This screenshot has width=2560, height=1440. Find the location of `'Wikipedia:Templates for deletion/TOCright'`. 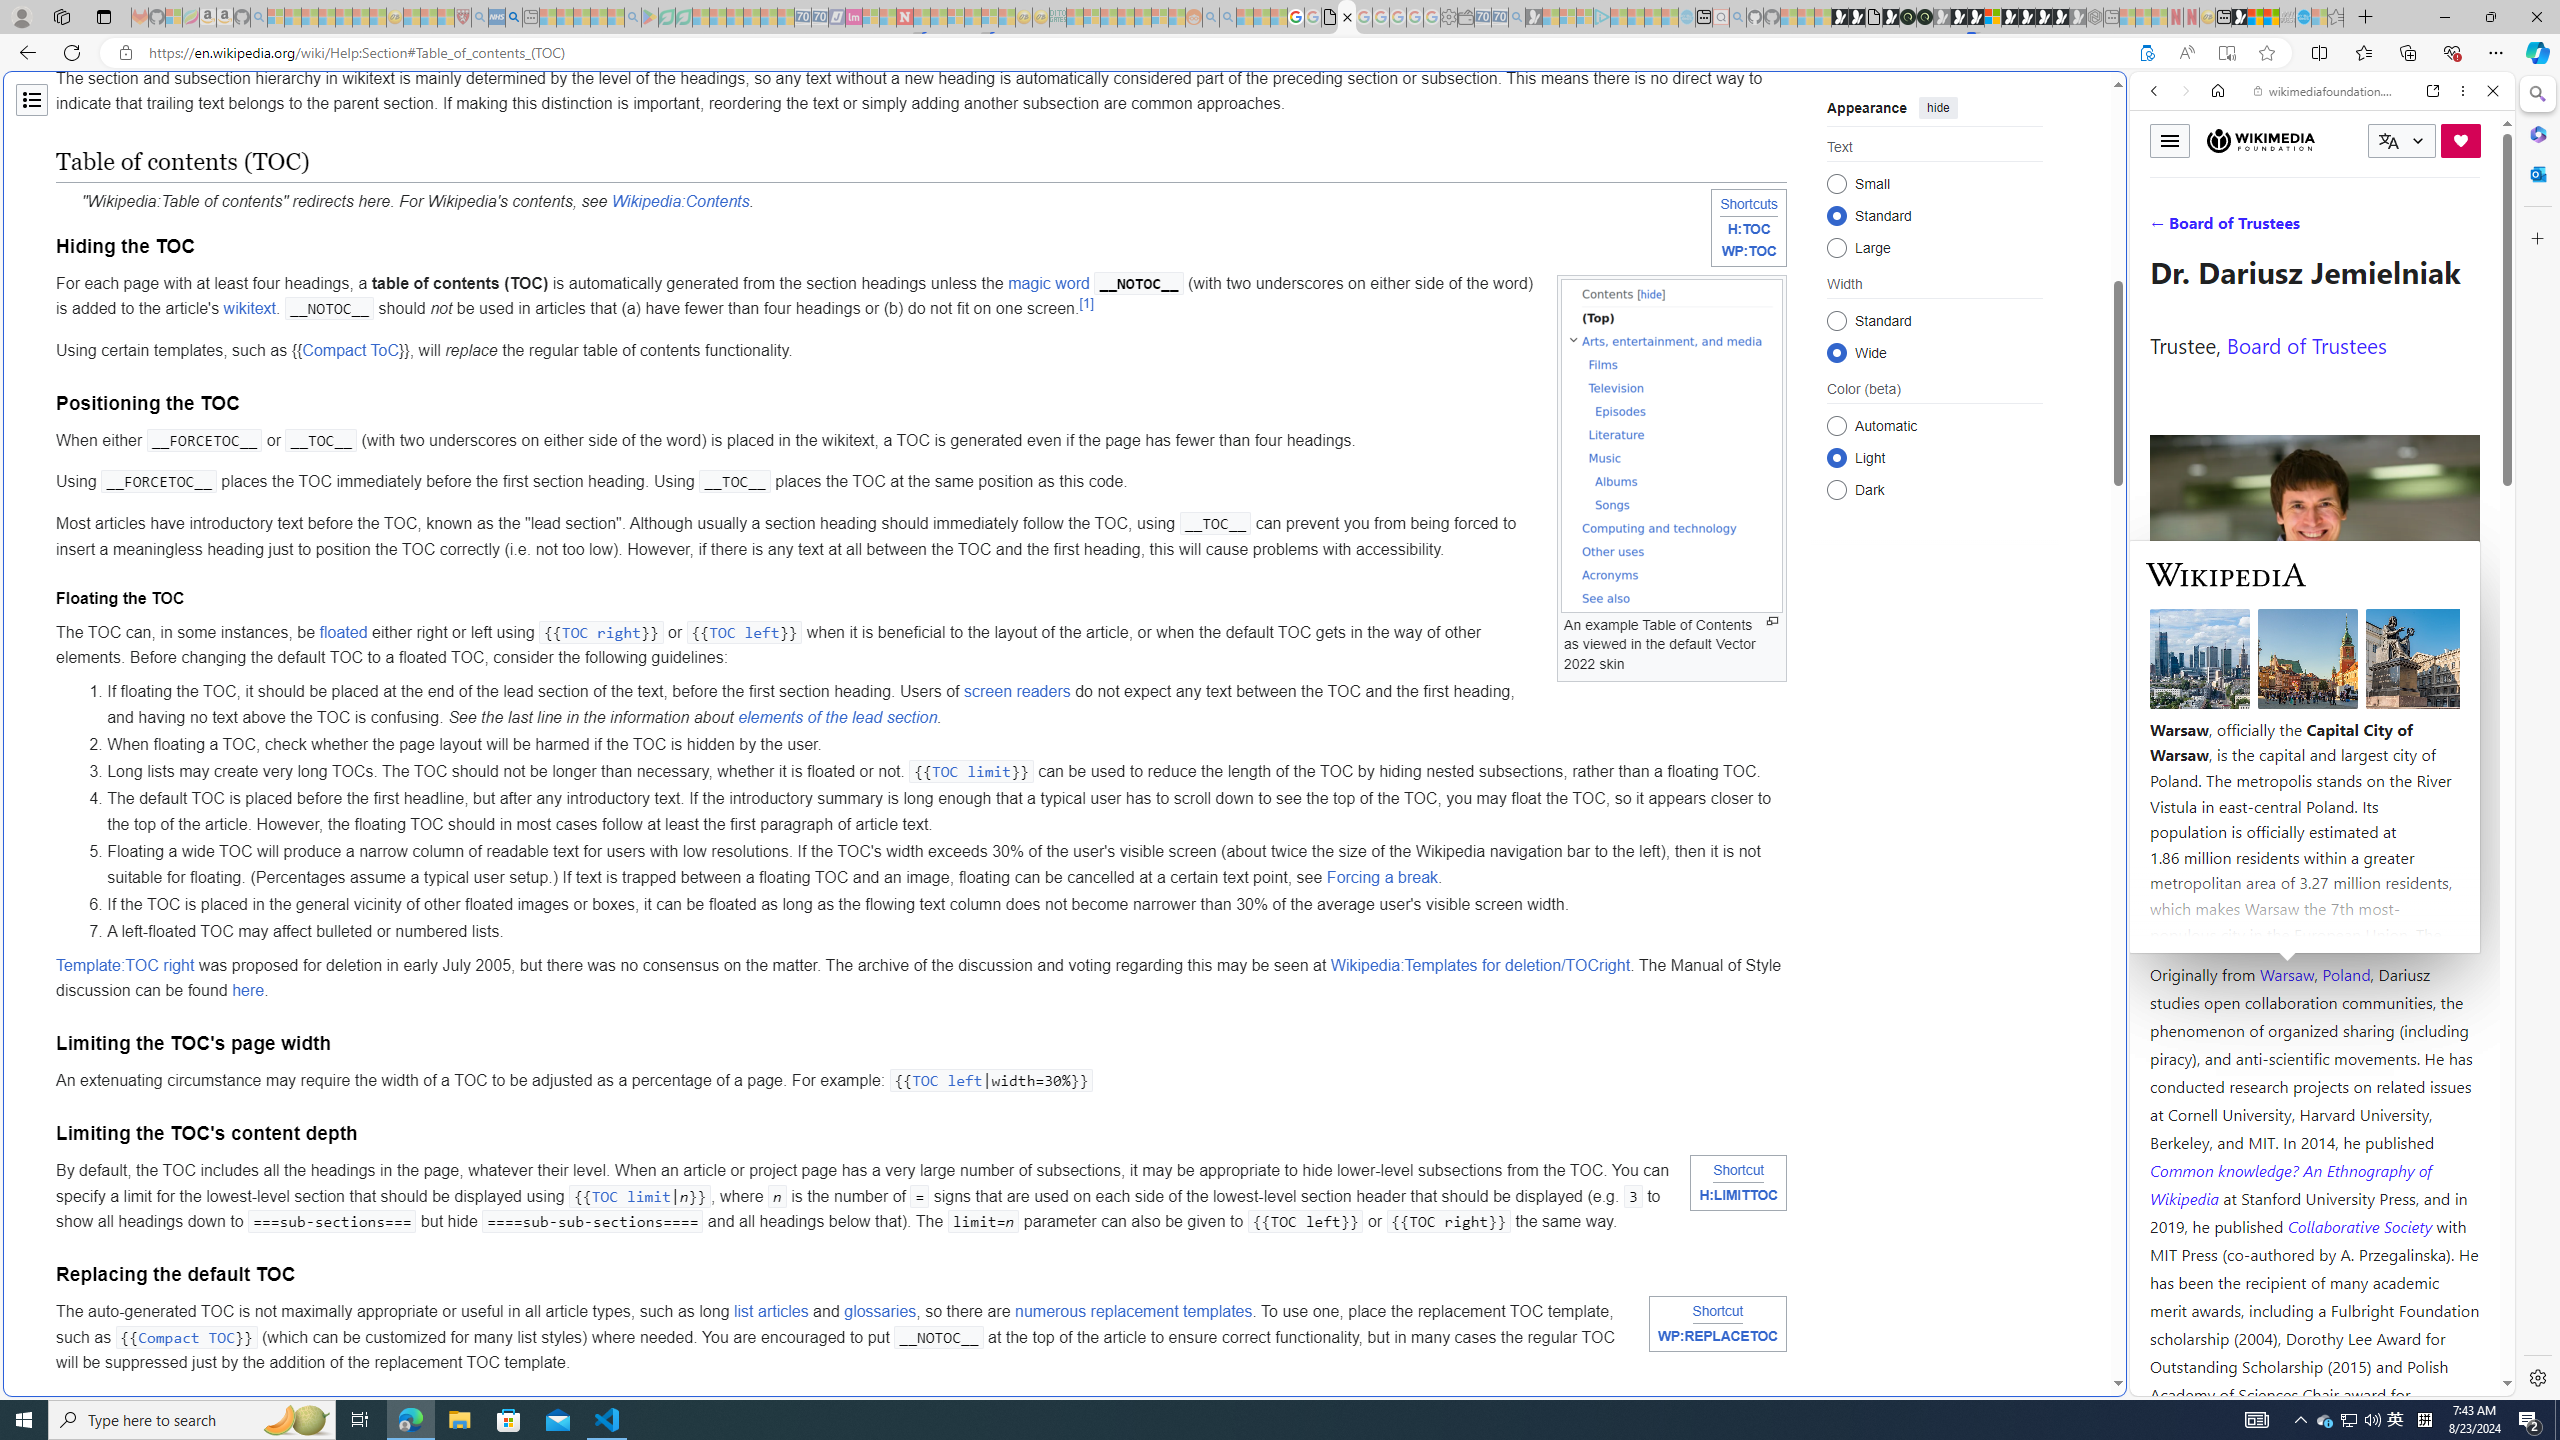

'Wikipedia:Templates for deletion/TOCright' is located at coordinates (1479, 964).